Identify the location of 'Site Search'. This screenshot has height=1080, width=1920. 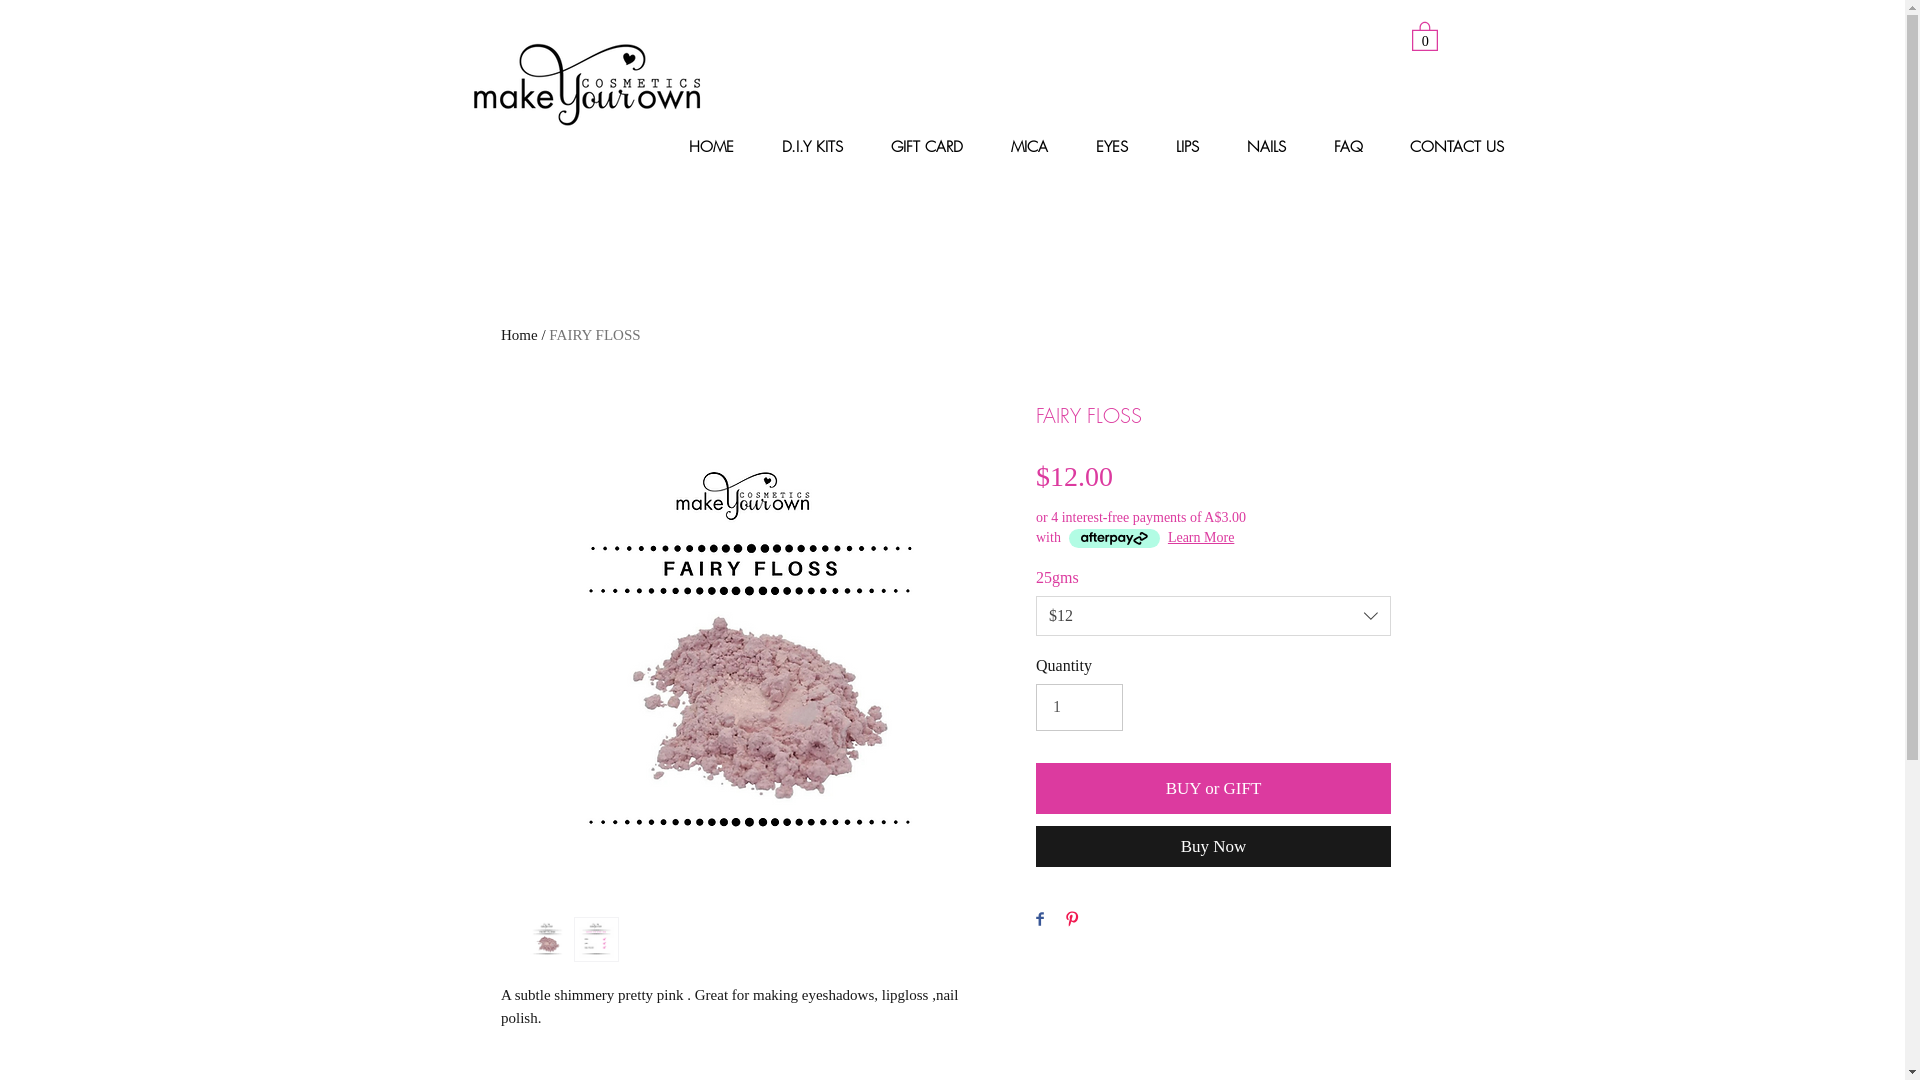
(1171, 41).